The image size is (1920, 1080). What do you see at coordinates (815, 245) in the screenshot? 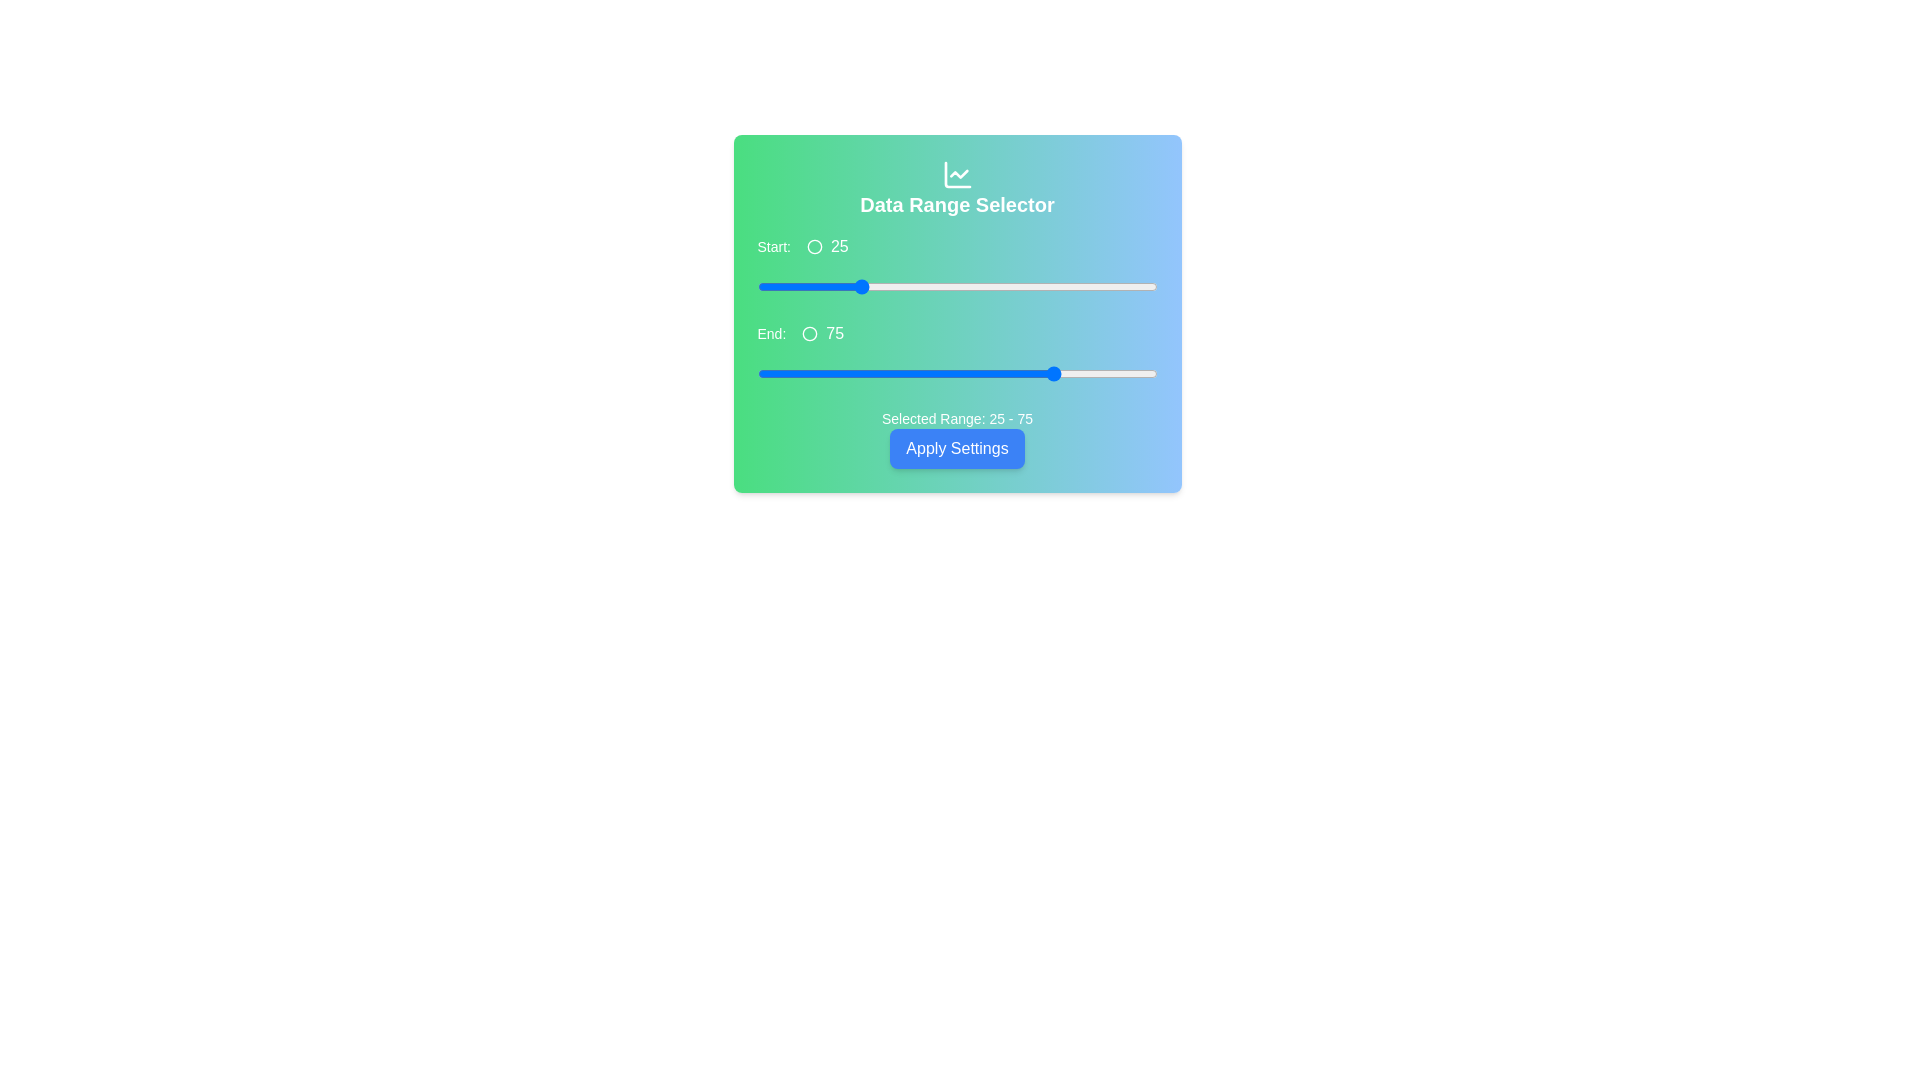
I see `the Circle icon or graphical marker that visually emphasizes the starting range value '25', located just after the text 'Start:' in the Data Range Selector panel` at bounding box center [815, 245].